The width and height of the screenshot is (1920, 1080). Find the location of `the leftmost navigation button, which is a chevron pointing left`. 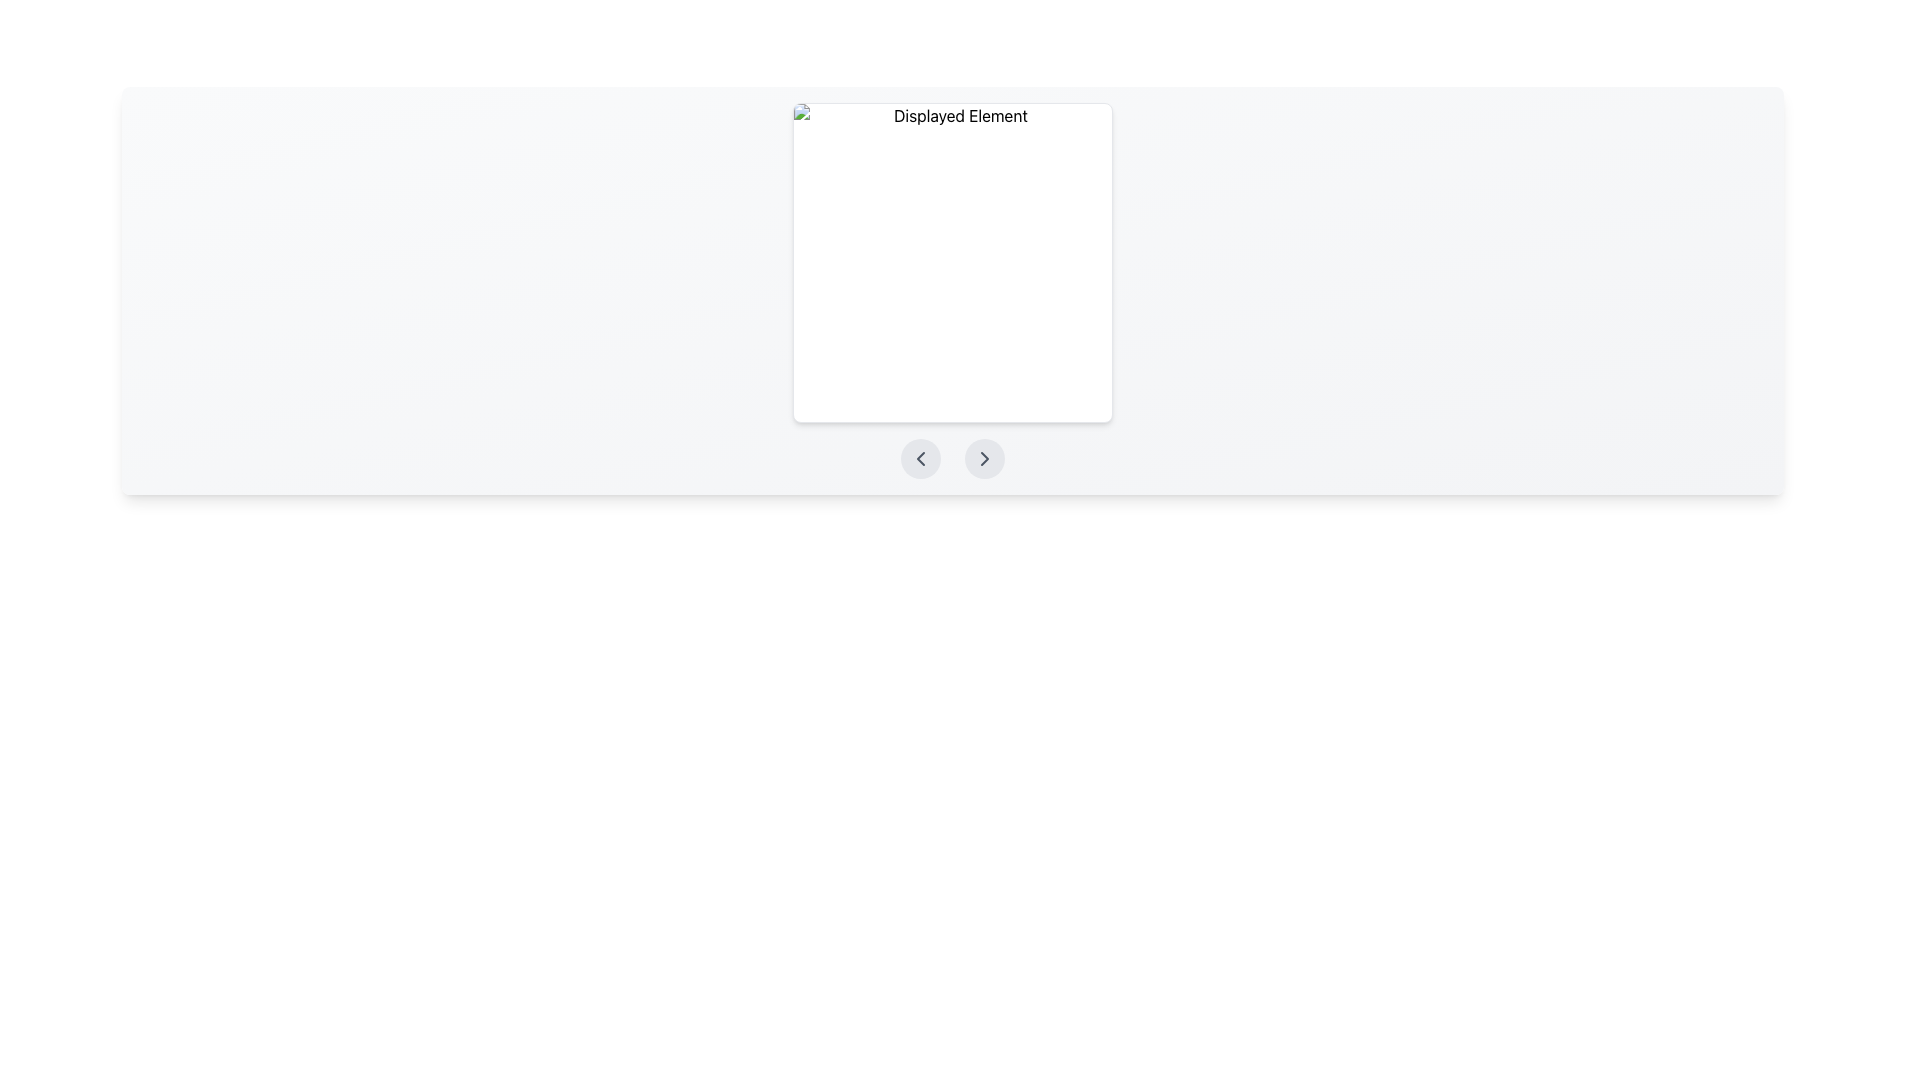

the leftmost navigation button, which is a chevron pointing left is located at coordinates (920, 459).